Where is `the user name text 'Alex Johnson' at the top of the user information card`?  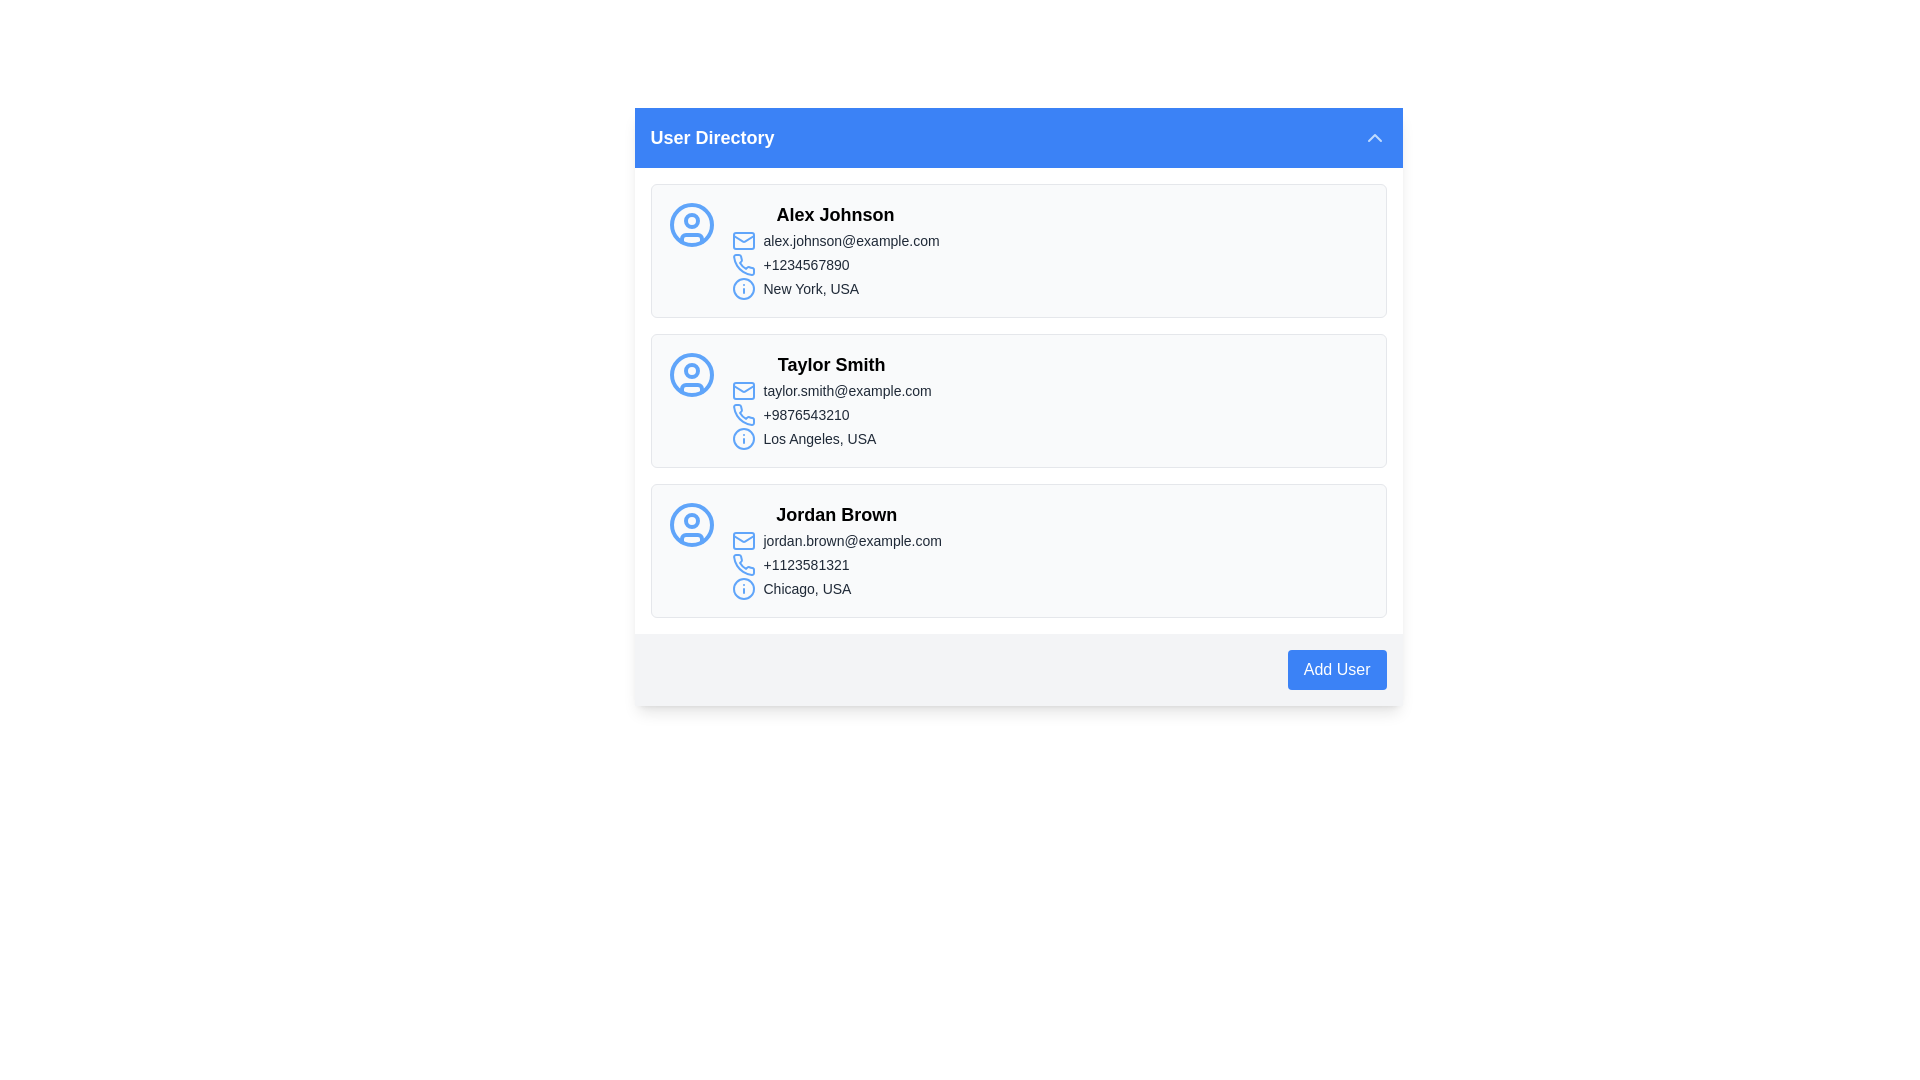
the user name text 'Alex Johnson' at the top of the user information card is located at coordinates (835, 215).